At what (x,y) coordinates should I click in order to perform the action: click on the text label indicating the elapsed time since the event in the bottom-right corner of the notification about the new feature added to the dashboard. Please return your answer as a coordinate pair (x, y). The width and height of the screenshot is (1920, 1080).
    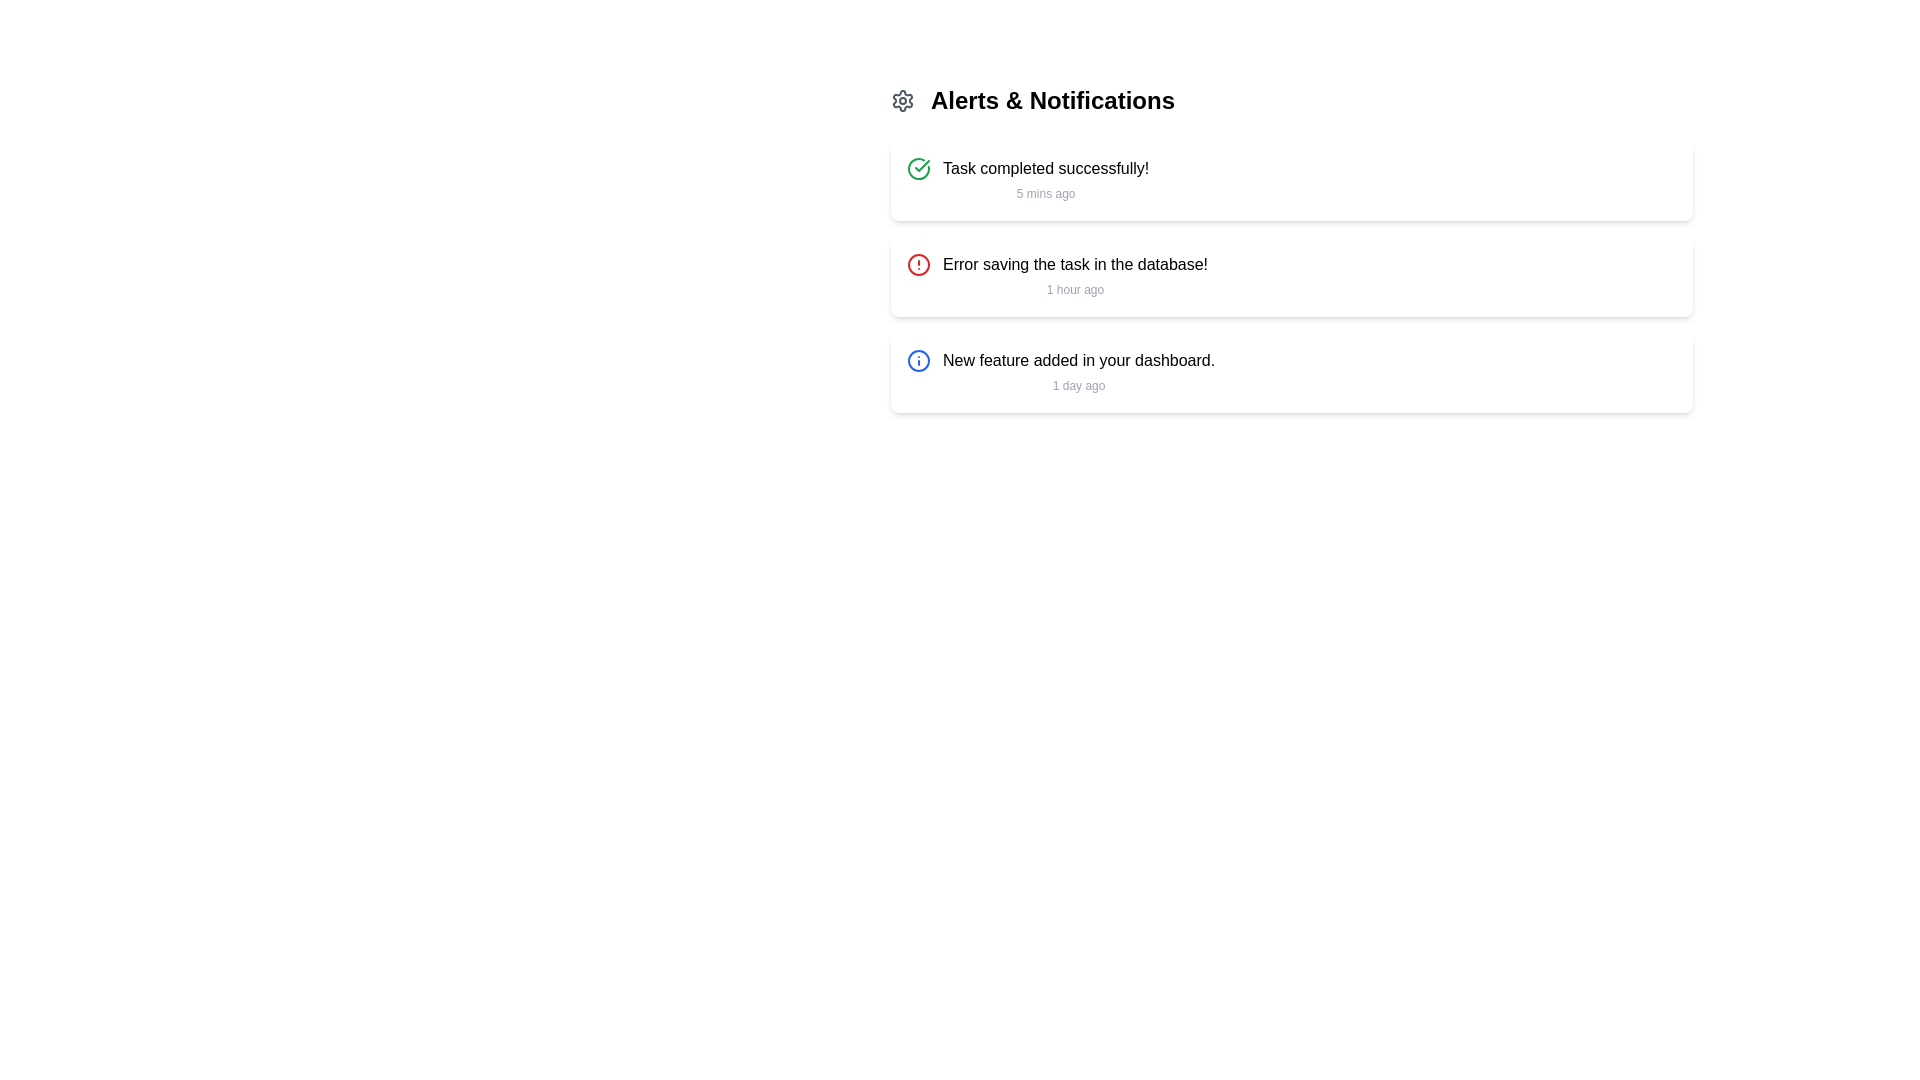
    Looking at the image, I should click on (1078, 385).